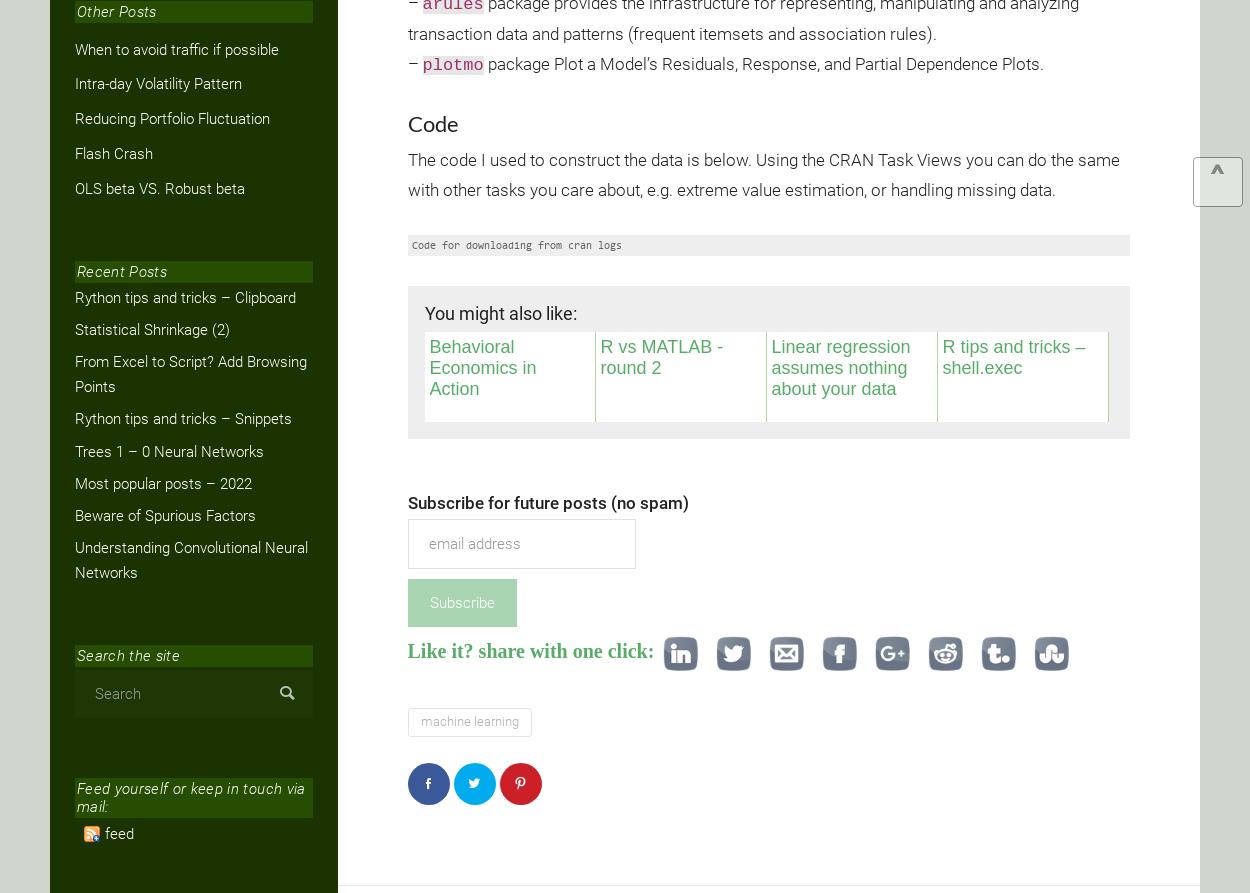 This screenshot has height=893, width=1250. Describe the element at coordinates (177, 49) in the screenshot. I see `'When to avoid traffic if possible'` at that location.